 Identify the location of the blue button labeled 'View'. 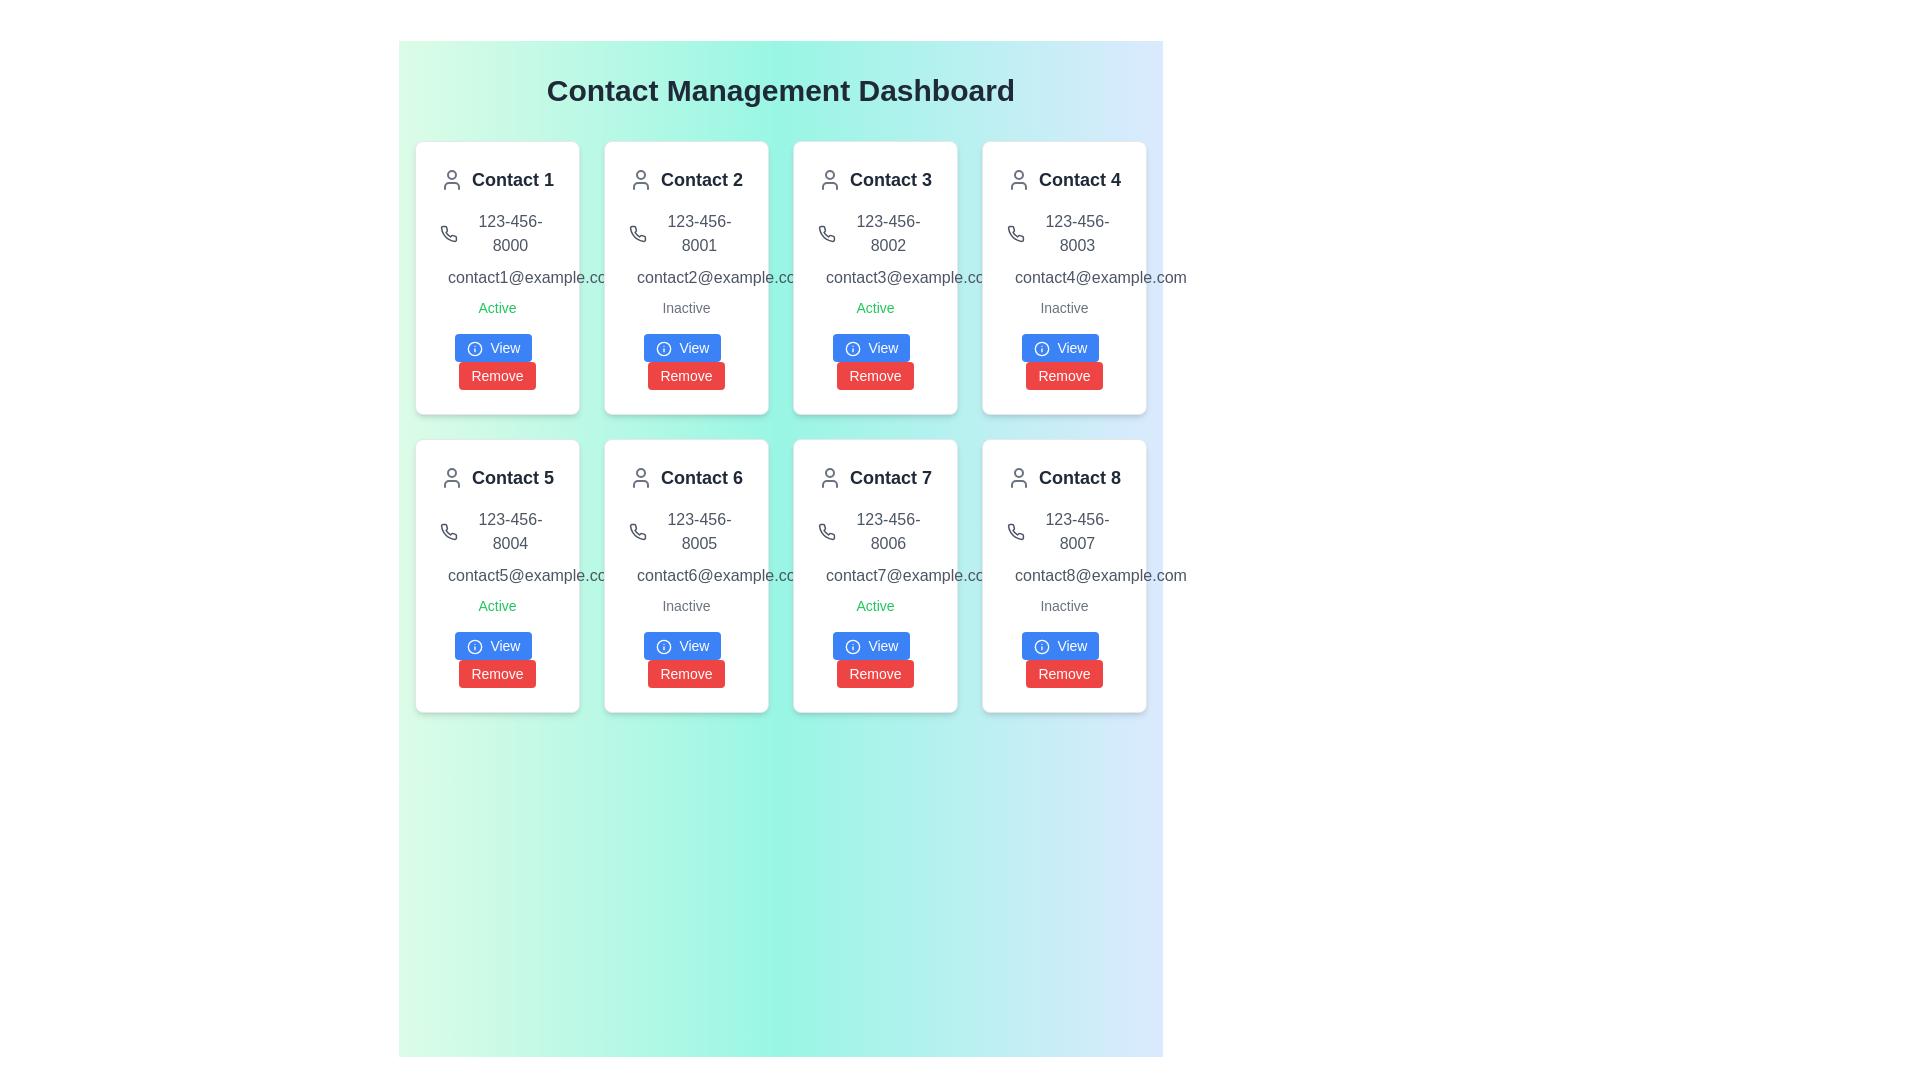
(1059, 346).